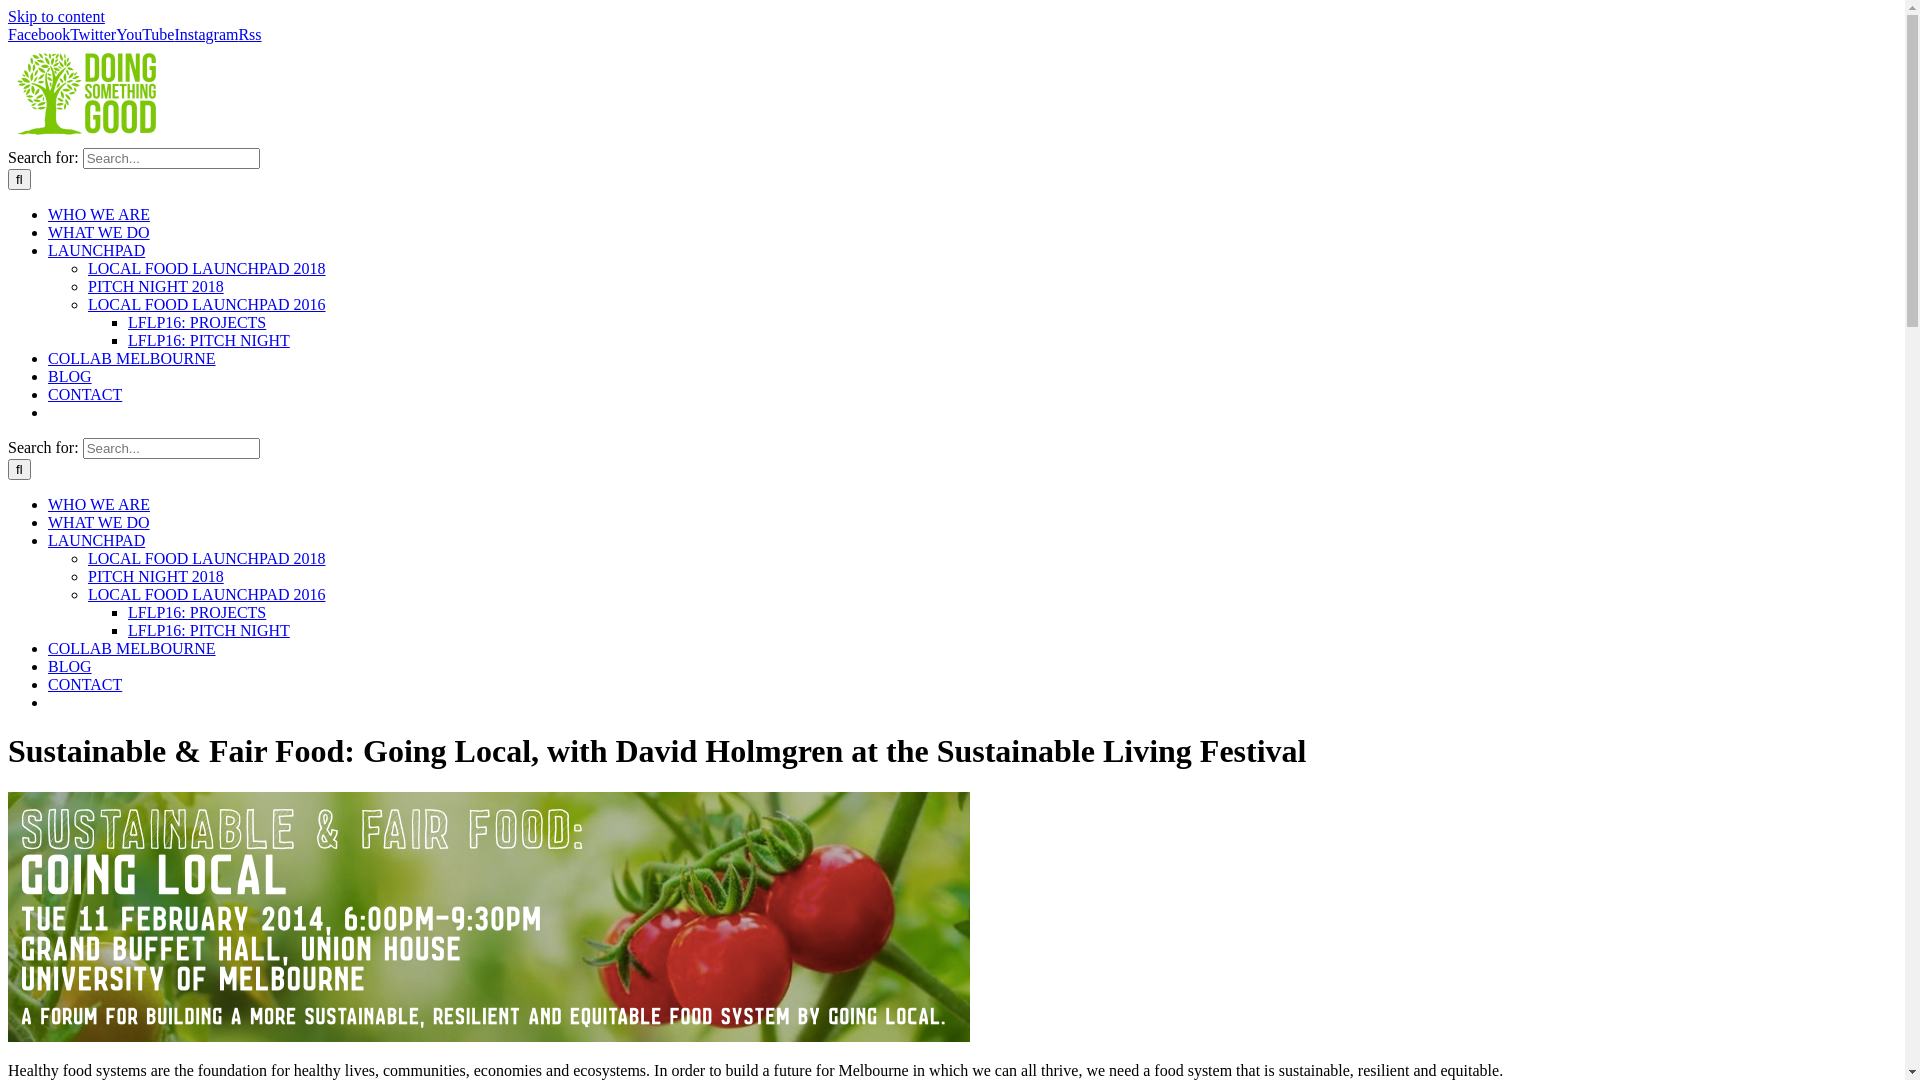 Image resolution: width=1920 pixels, height=1080 pixels. I want to click on 'Instagram', so click(173, 34).